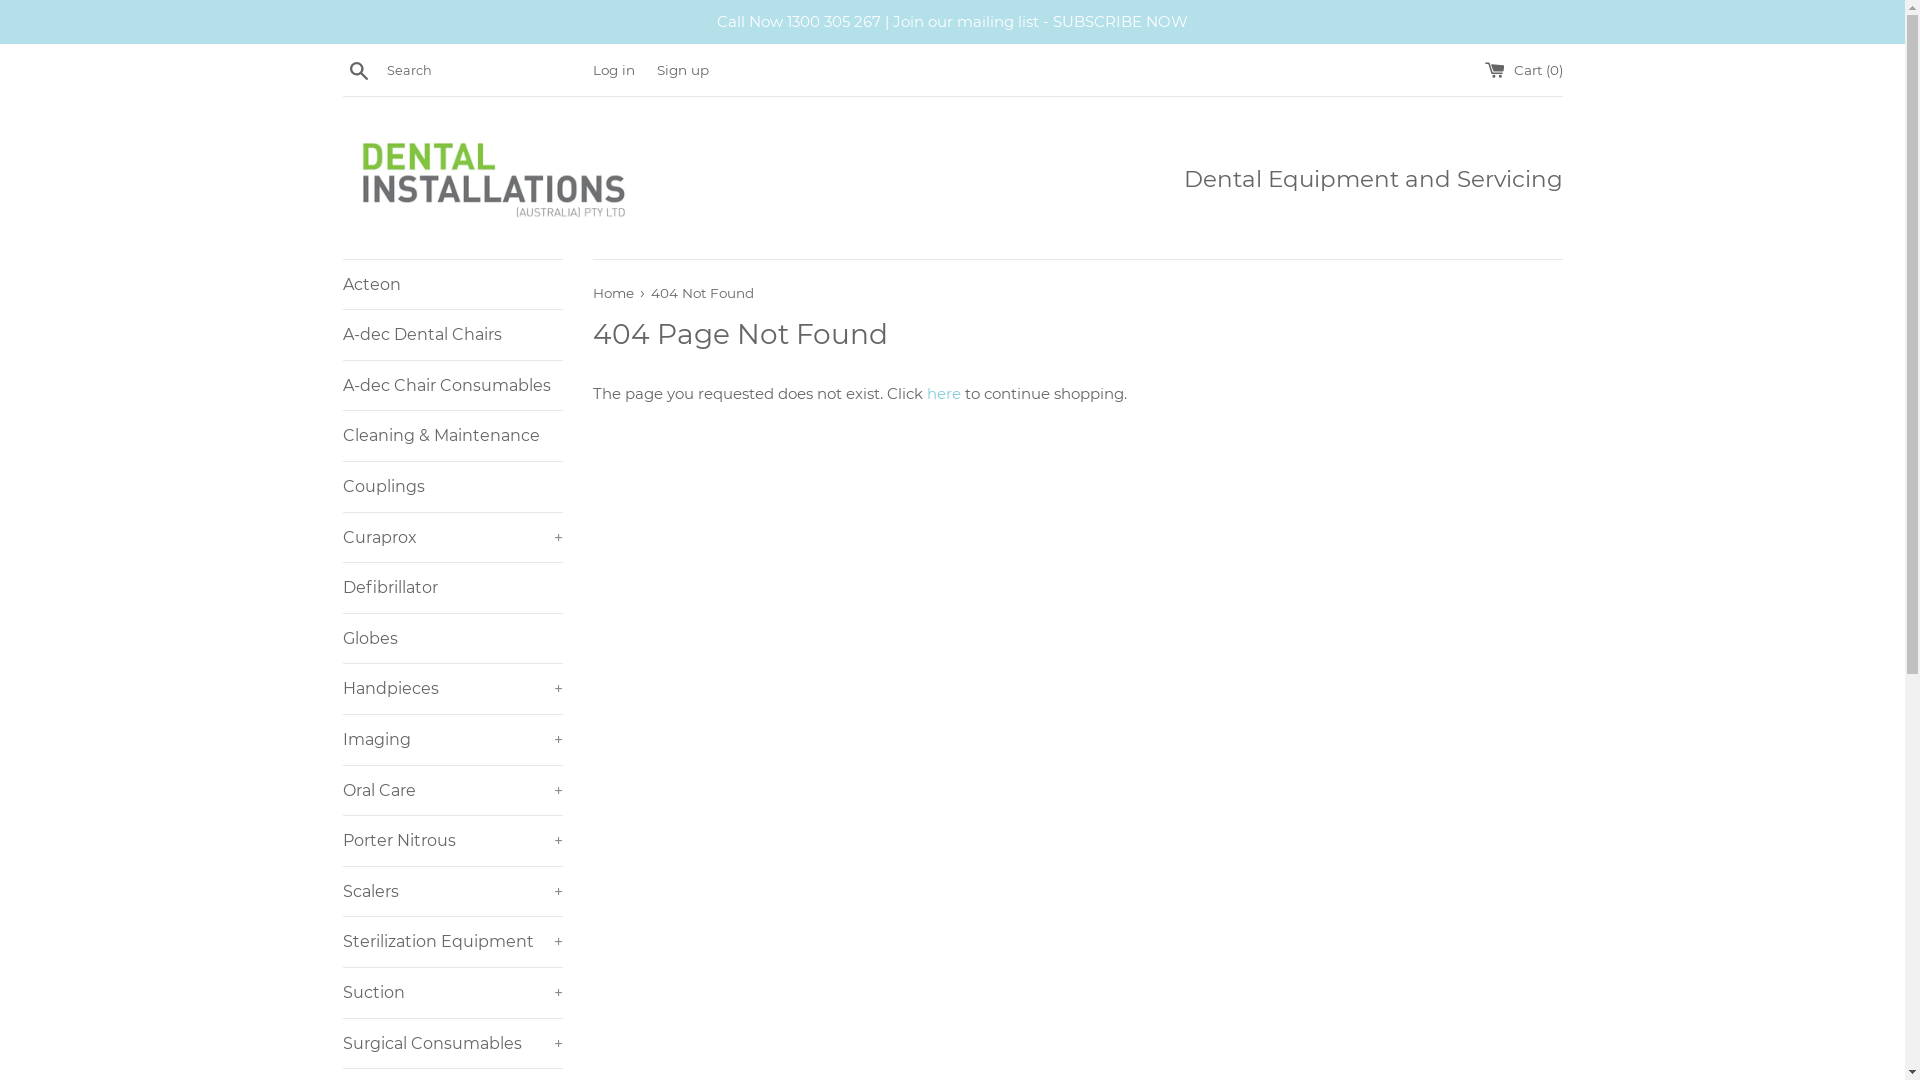 This screenshot has width=1920, height=1080. What do you see at coordinates (450, 385) in the screenshot?
I see `'A-dec Chair Consumables'` at bounding box center [450, 385].